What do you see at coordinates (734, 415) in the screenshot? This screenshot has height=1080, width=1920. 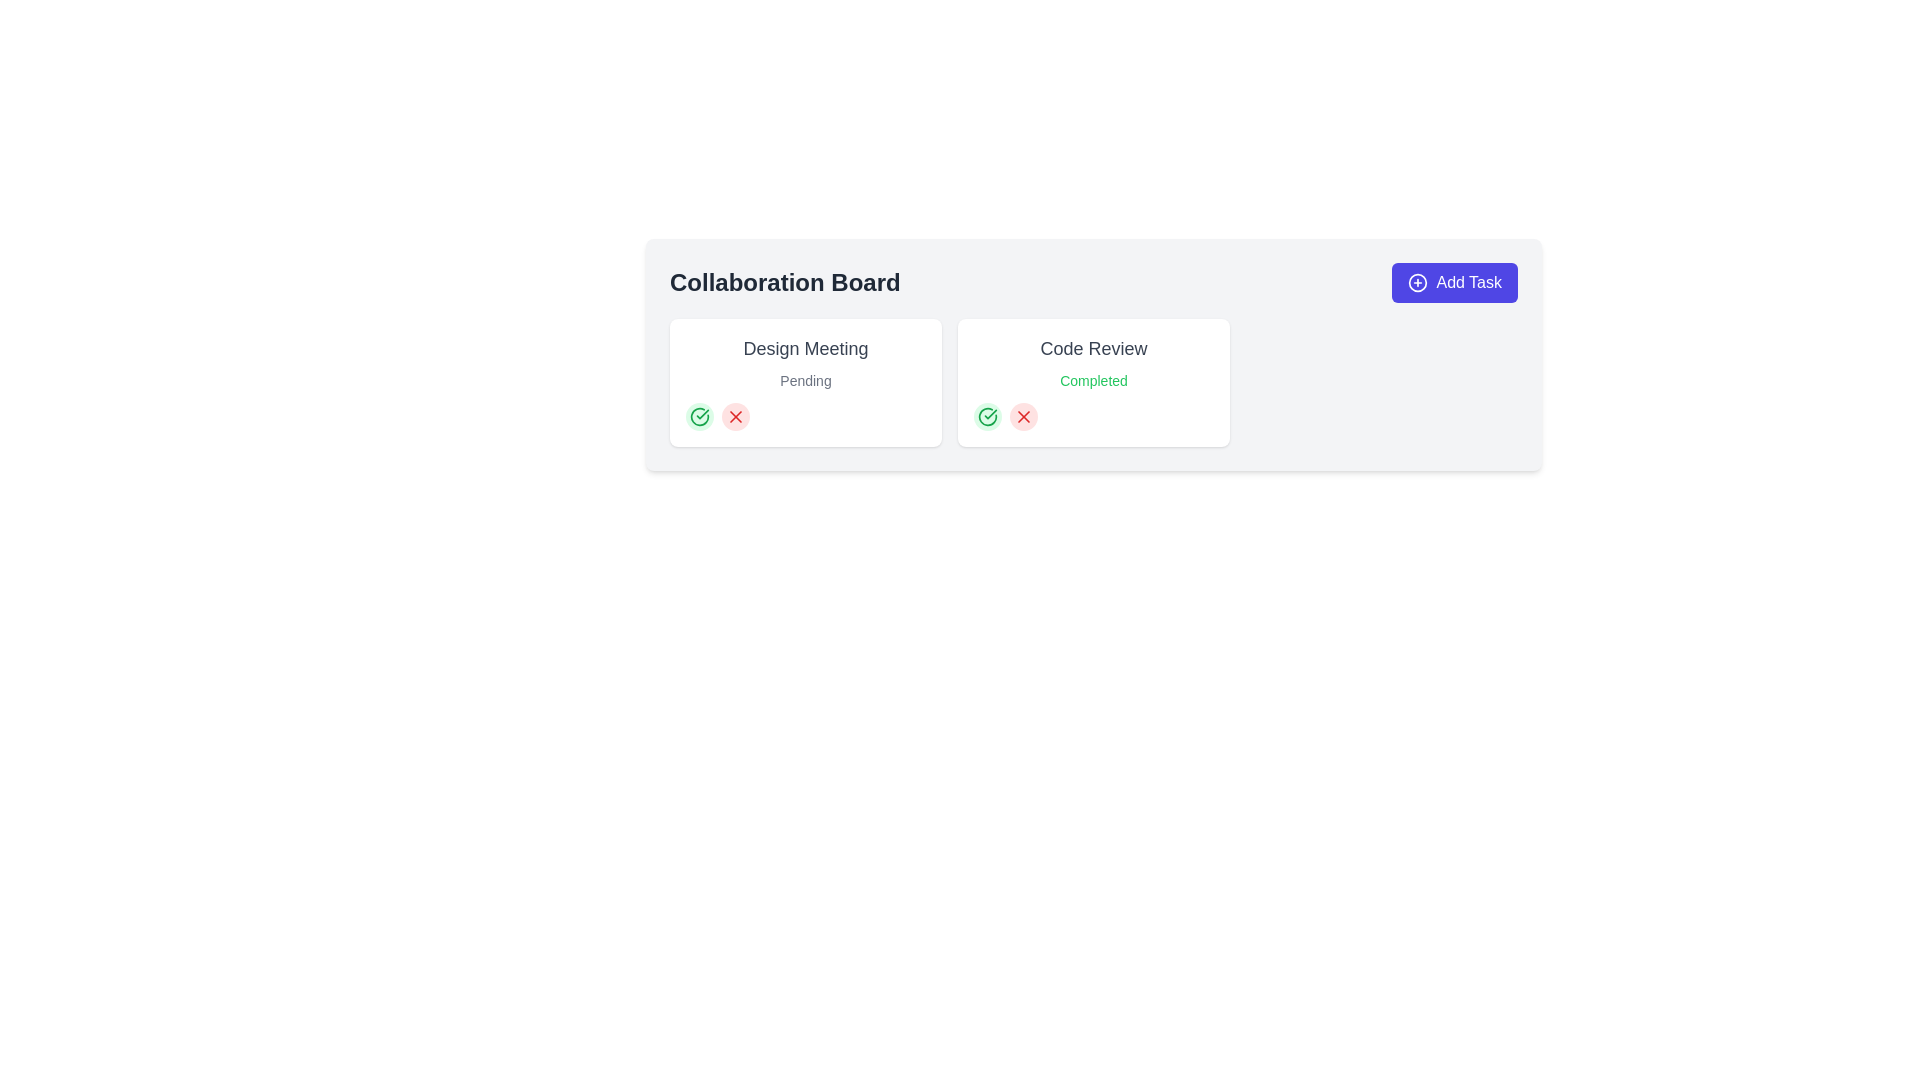 I see `the cancel icon located in the 'Design Meeting' section of the 'Collaboration Board', positioned next to the green checkmark symbol` at bounding box center [734, 415].